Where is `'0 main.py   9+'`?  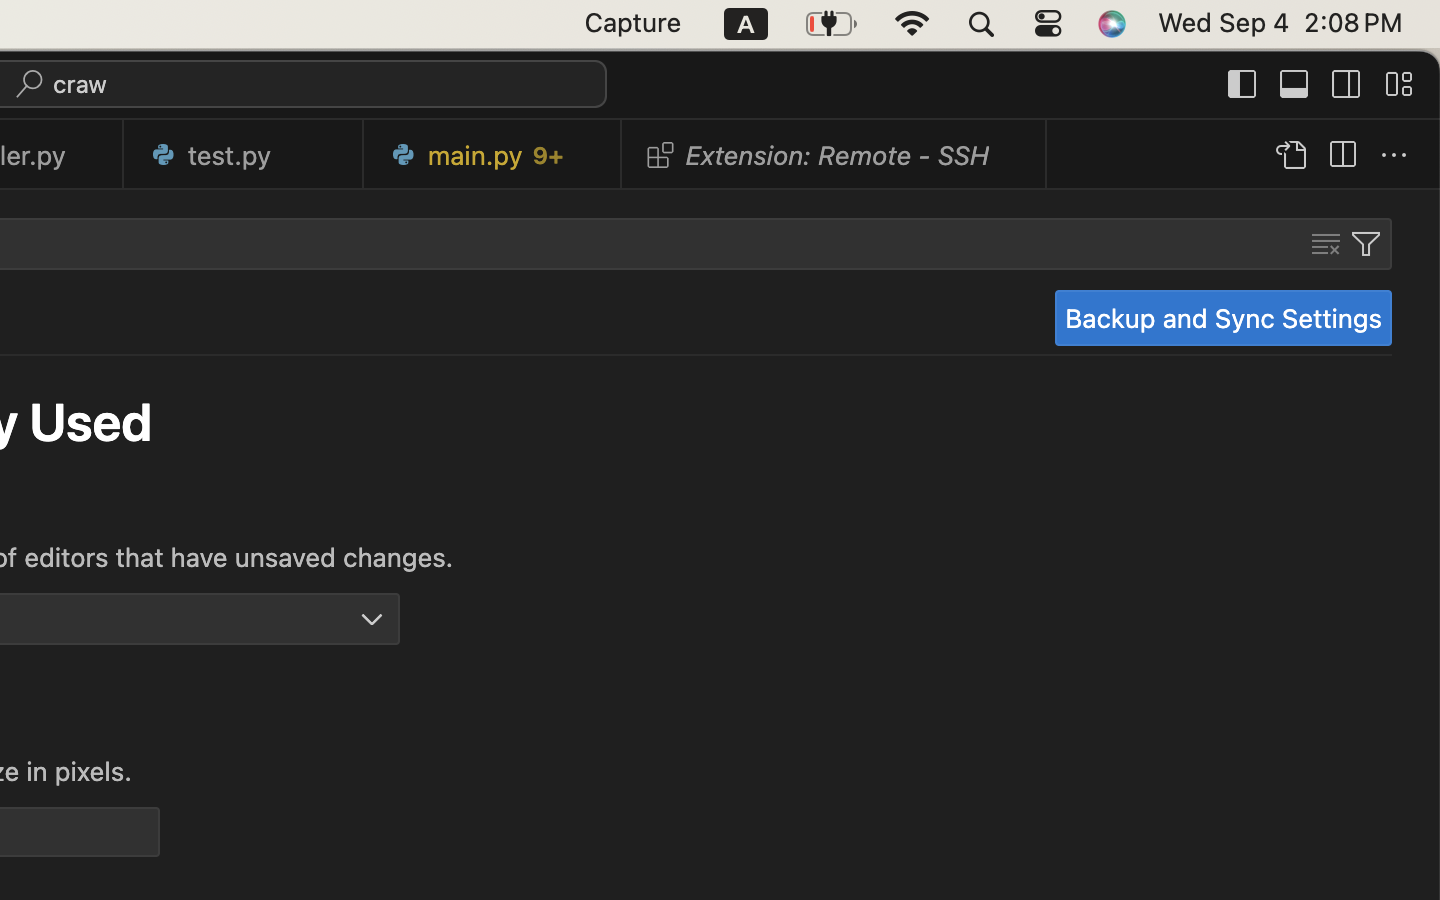 '0 main.py   9+' is located at coordinates (492, 154).